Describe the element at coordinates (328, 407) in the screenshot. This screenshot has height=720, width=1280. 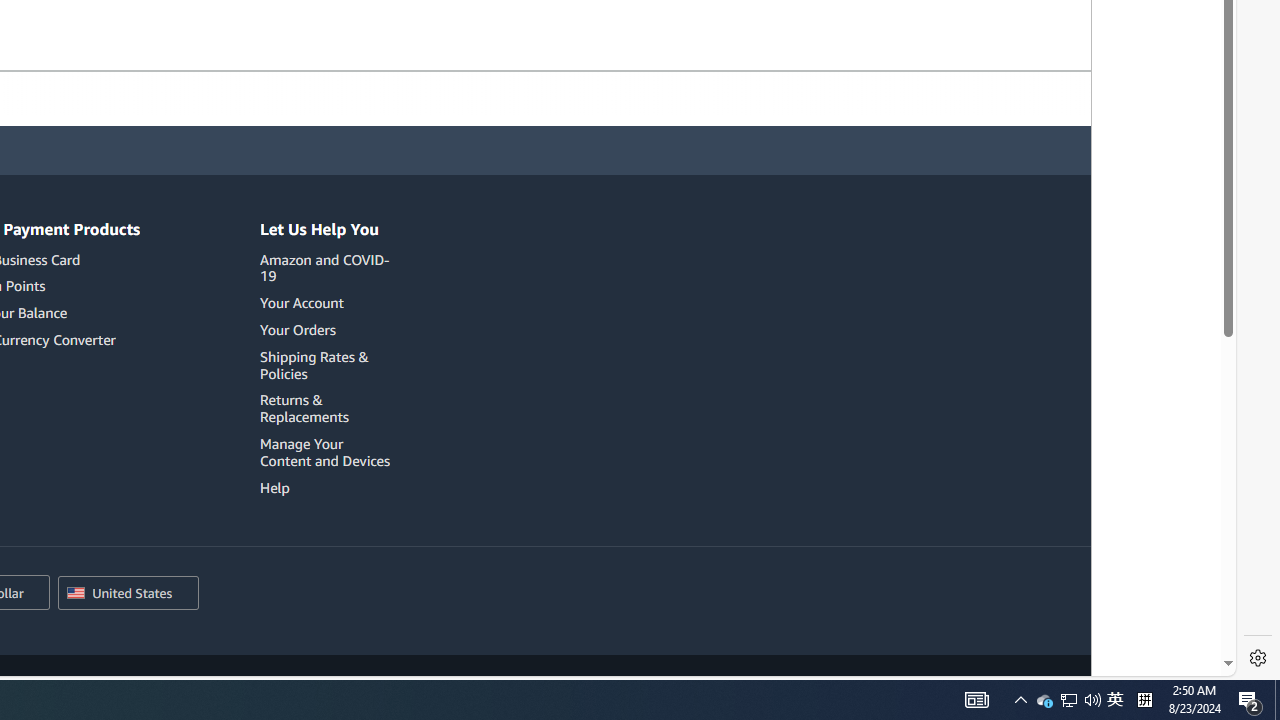
I see `'Returns & Replacements'` at that location.